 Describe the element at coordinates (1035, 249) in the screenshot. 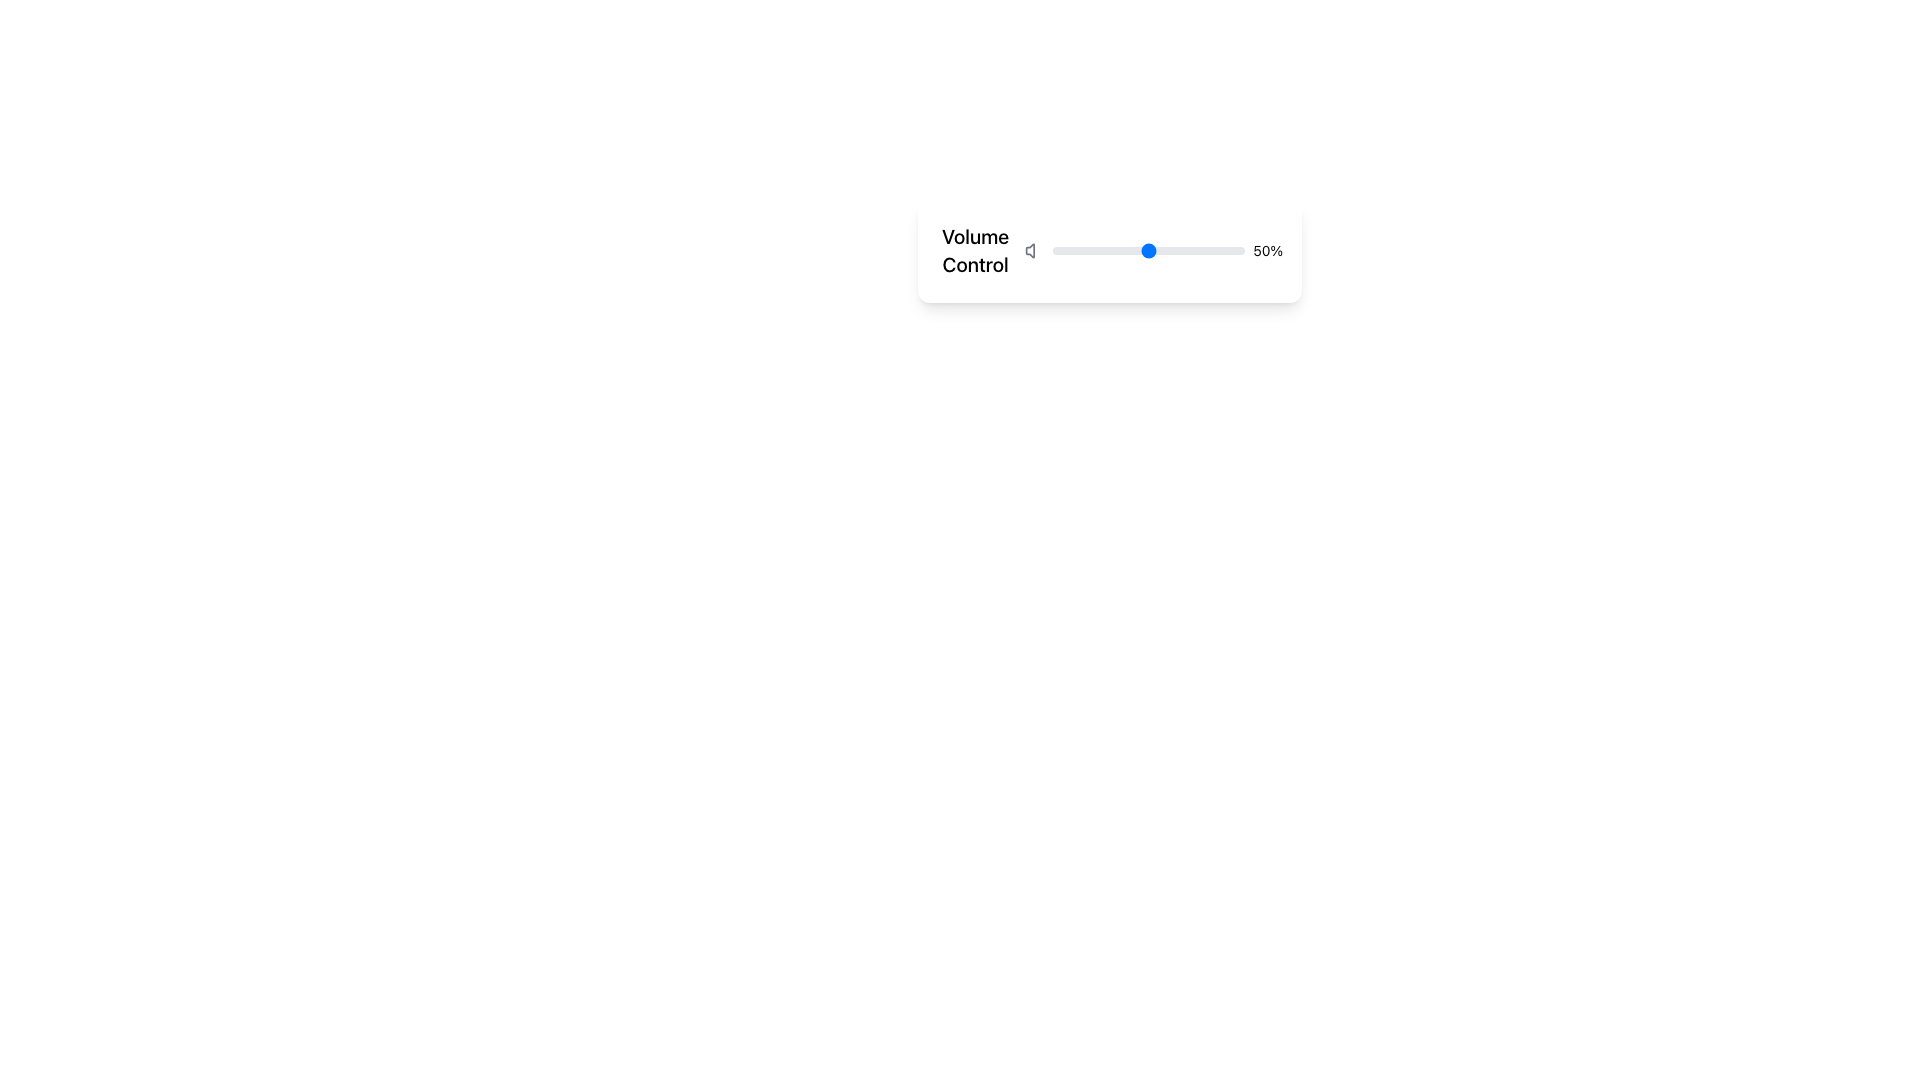

I see `the speaker icon indicating volume, which is gray and located at the leftmost part of the horizontal volume control bar` at that location.